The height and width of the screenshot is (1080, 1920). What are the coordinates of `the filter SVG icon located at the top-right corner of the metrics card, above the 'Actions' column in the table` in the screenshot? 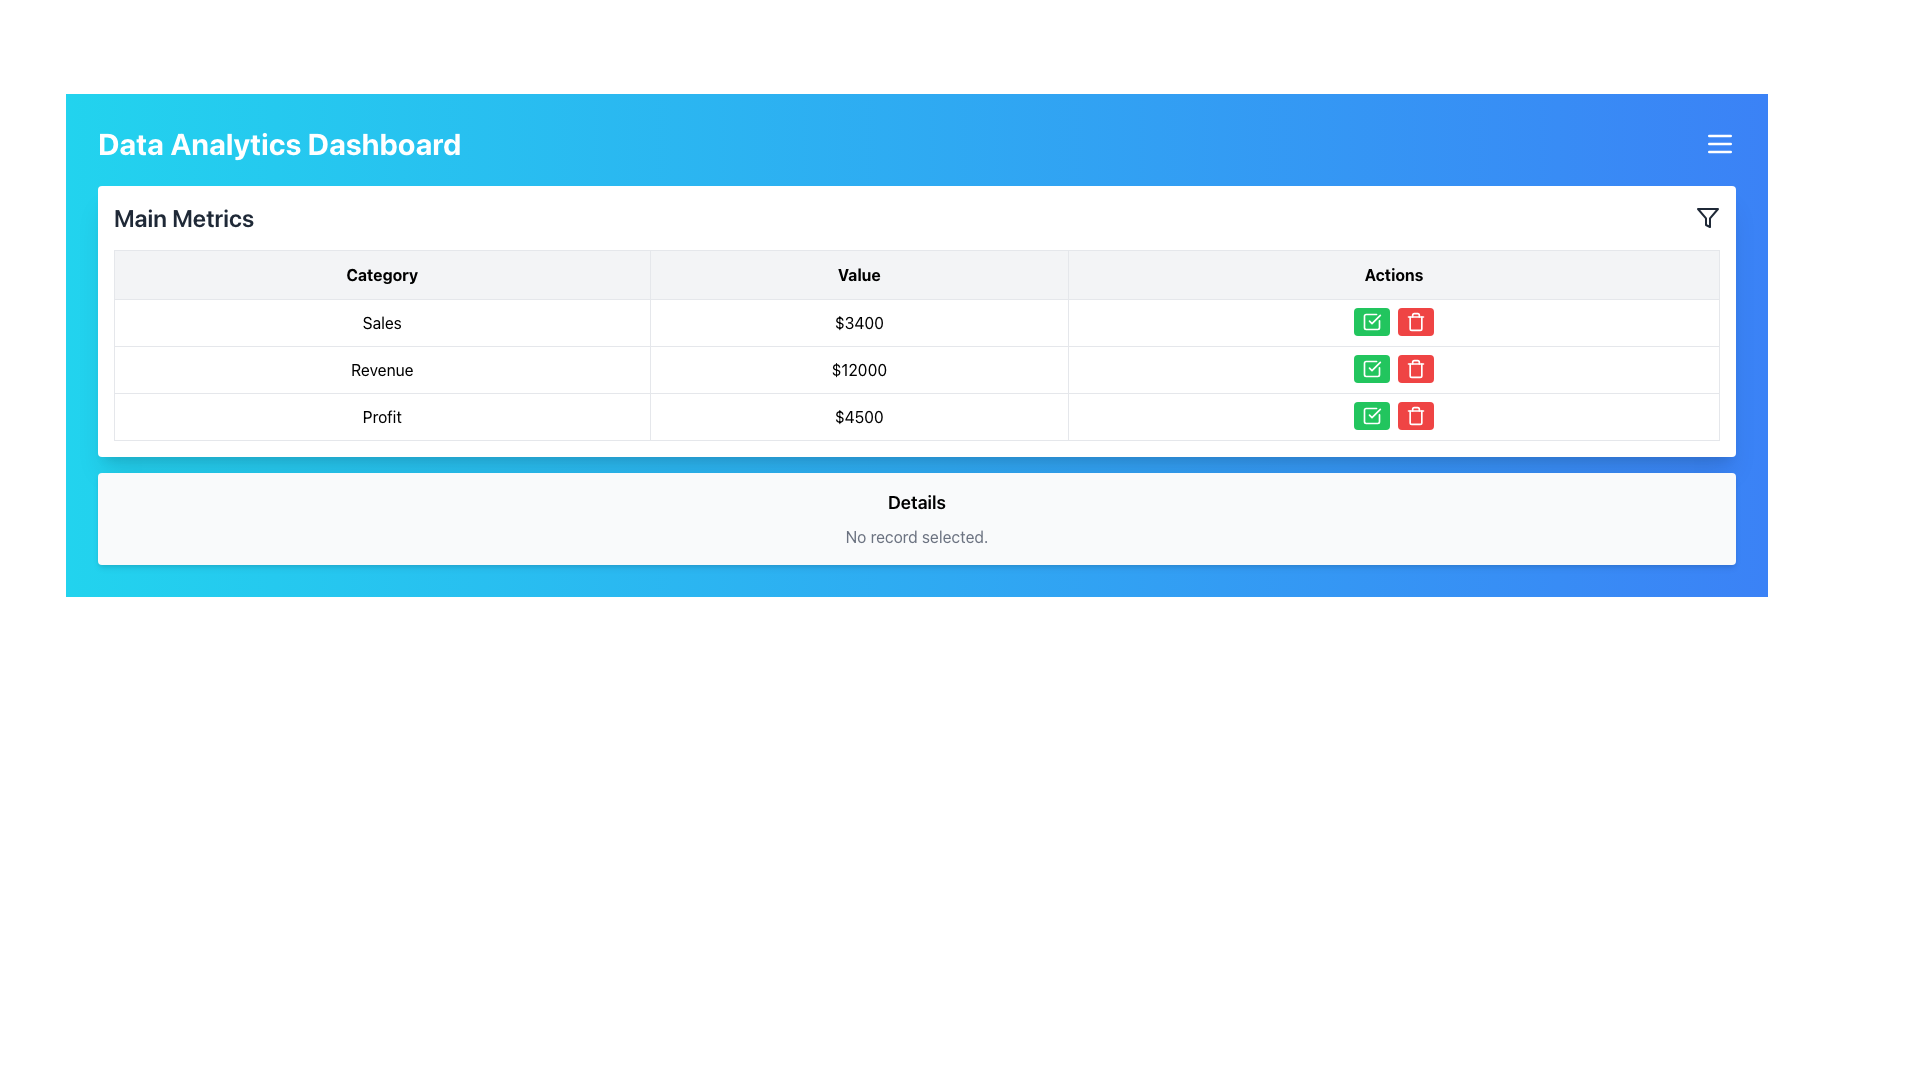 It's located at (1707, 218).